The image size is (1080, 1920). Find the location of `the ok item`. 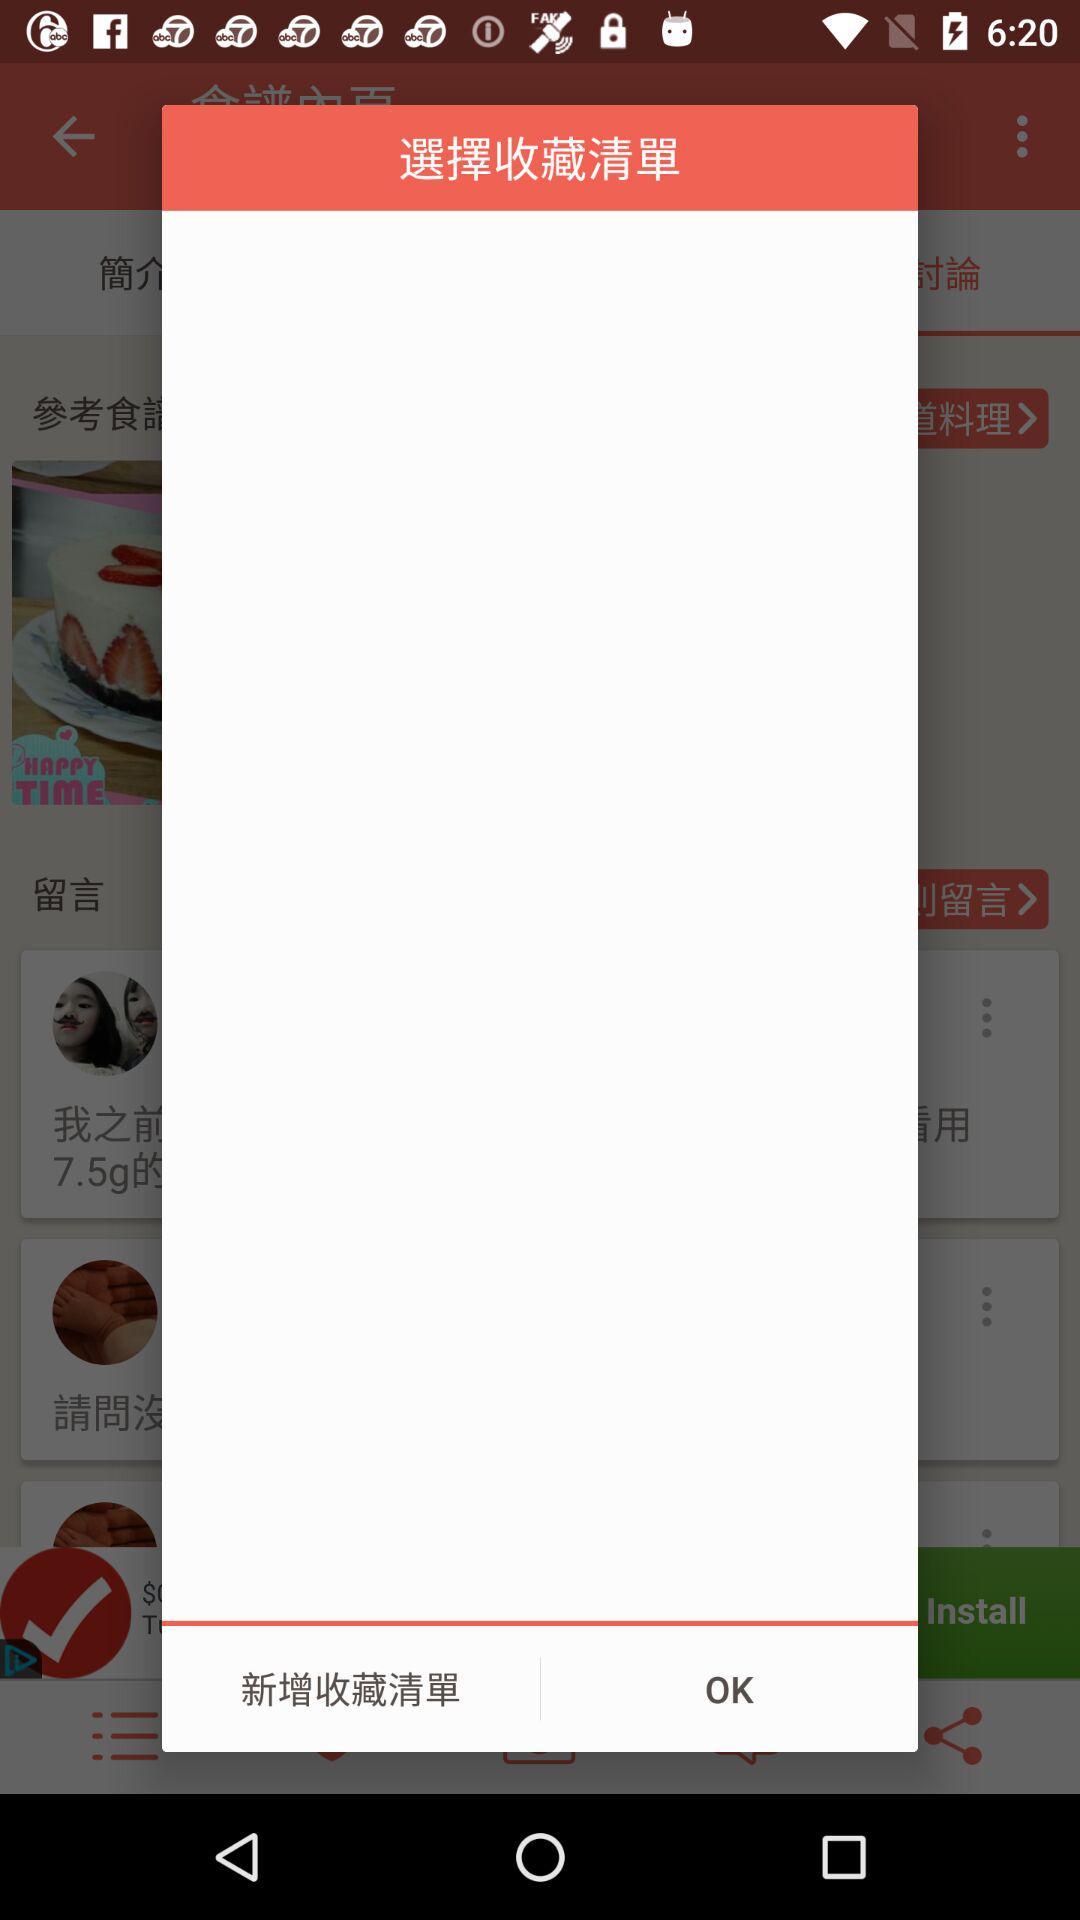

the ok item is located at coordinates (729, 1688).